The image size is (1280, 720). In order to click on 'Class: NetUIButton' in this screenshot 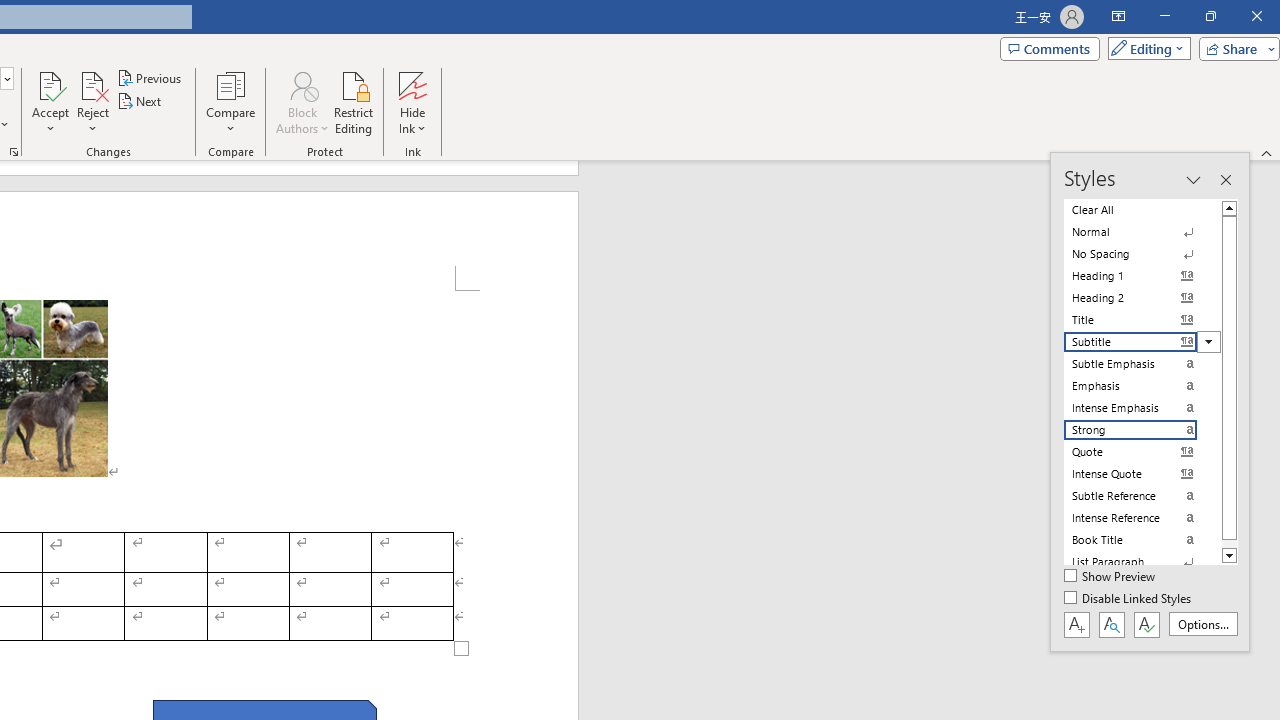, I will do `click(1146, 623)`.